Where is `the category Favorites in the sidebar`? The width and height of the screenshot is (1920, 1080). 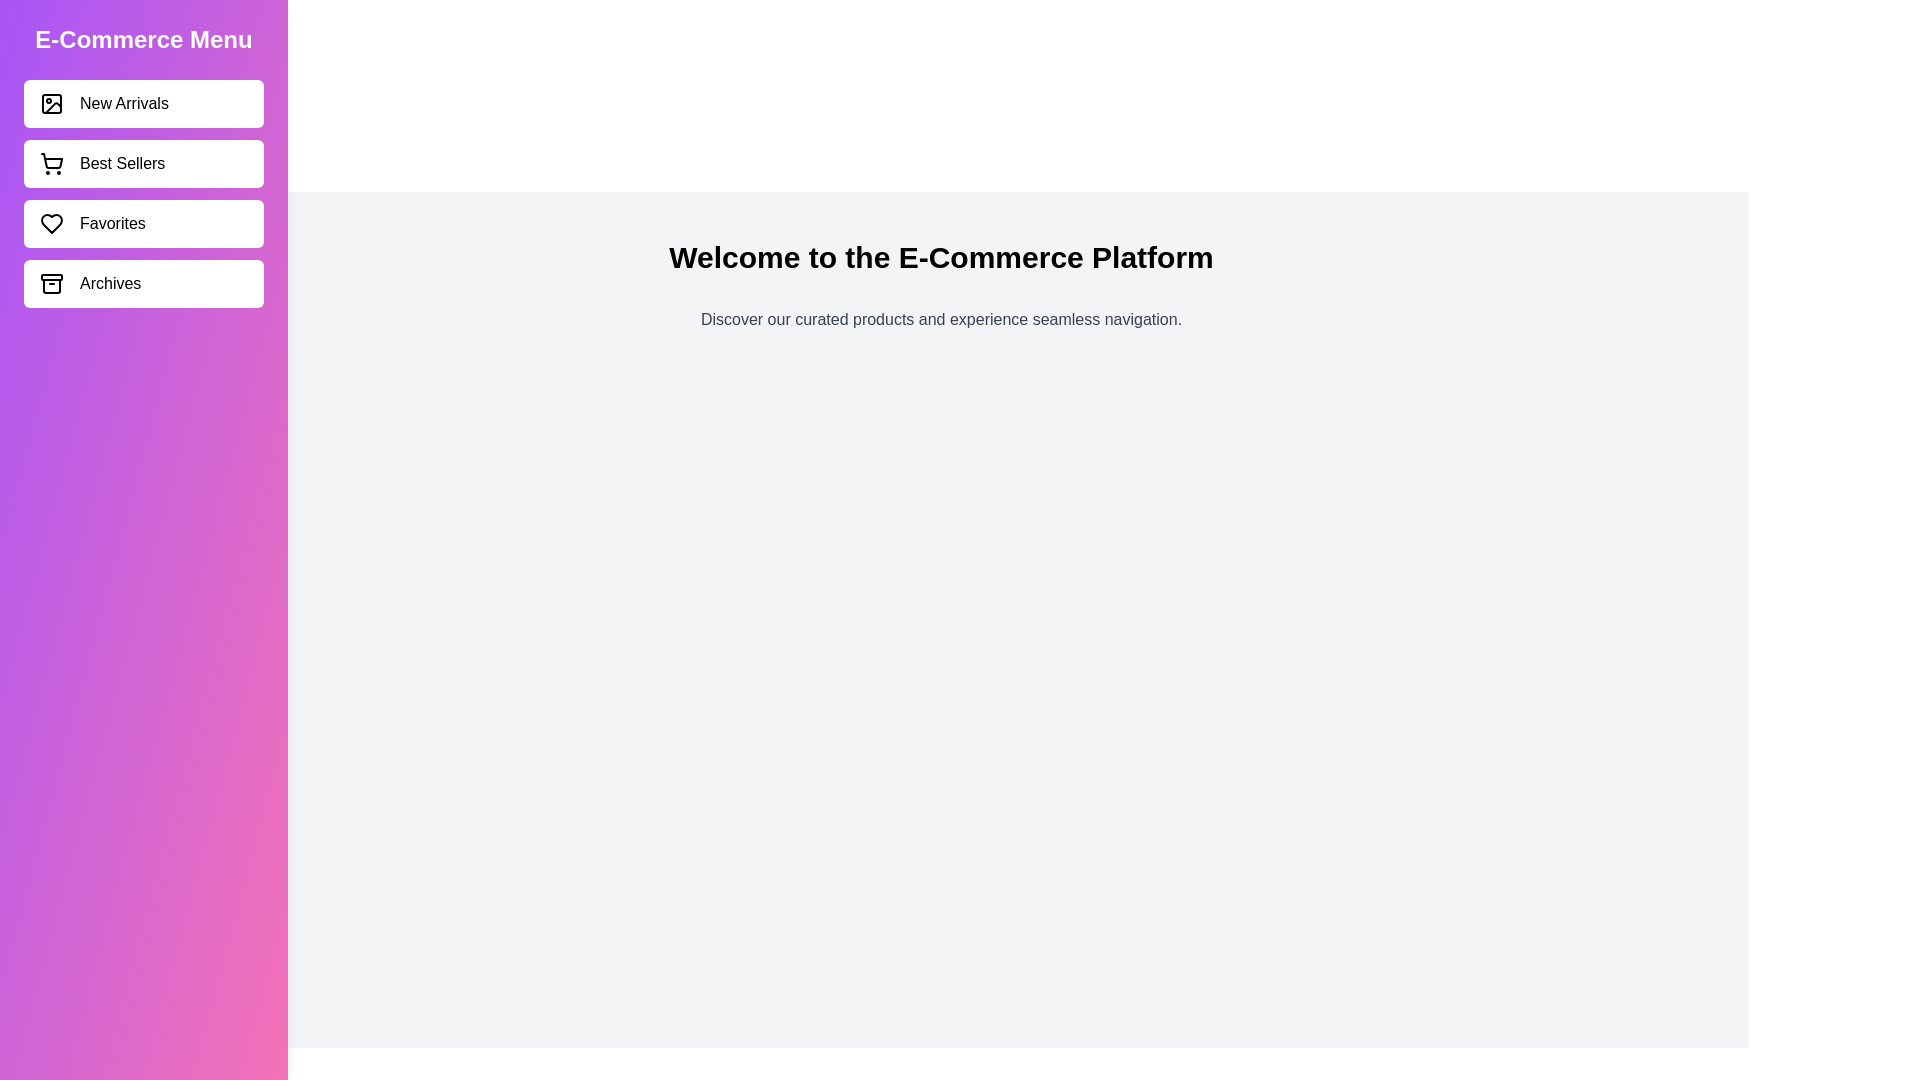
the category Favorites in the sidebar is located at coordinates (143, 223).